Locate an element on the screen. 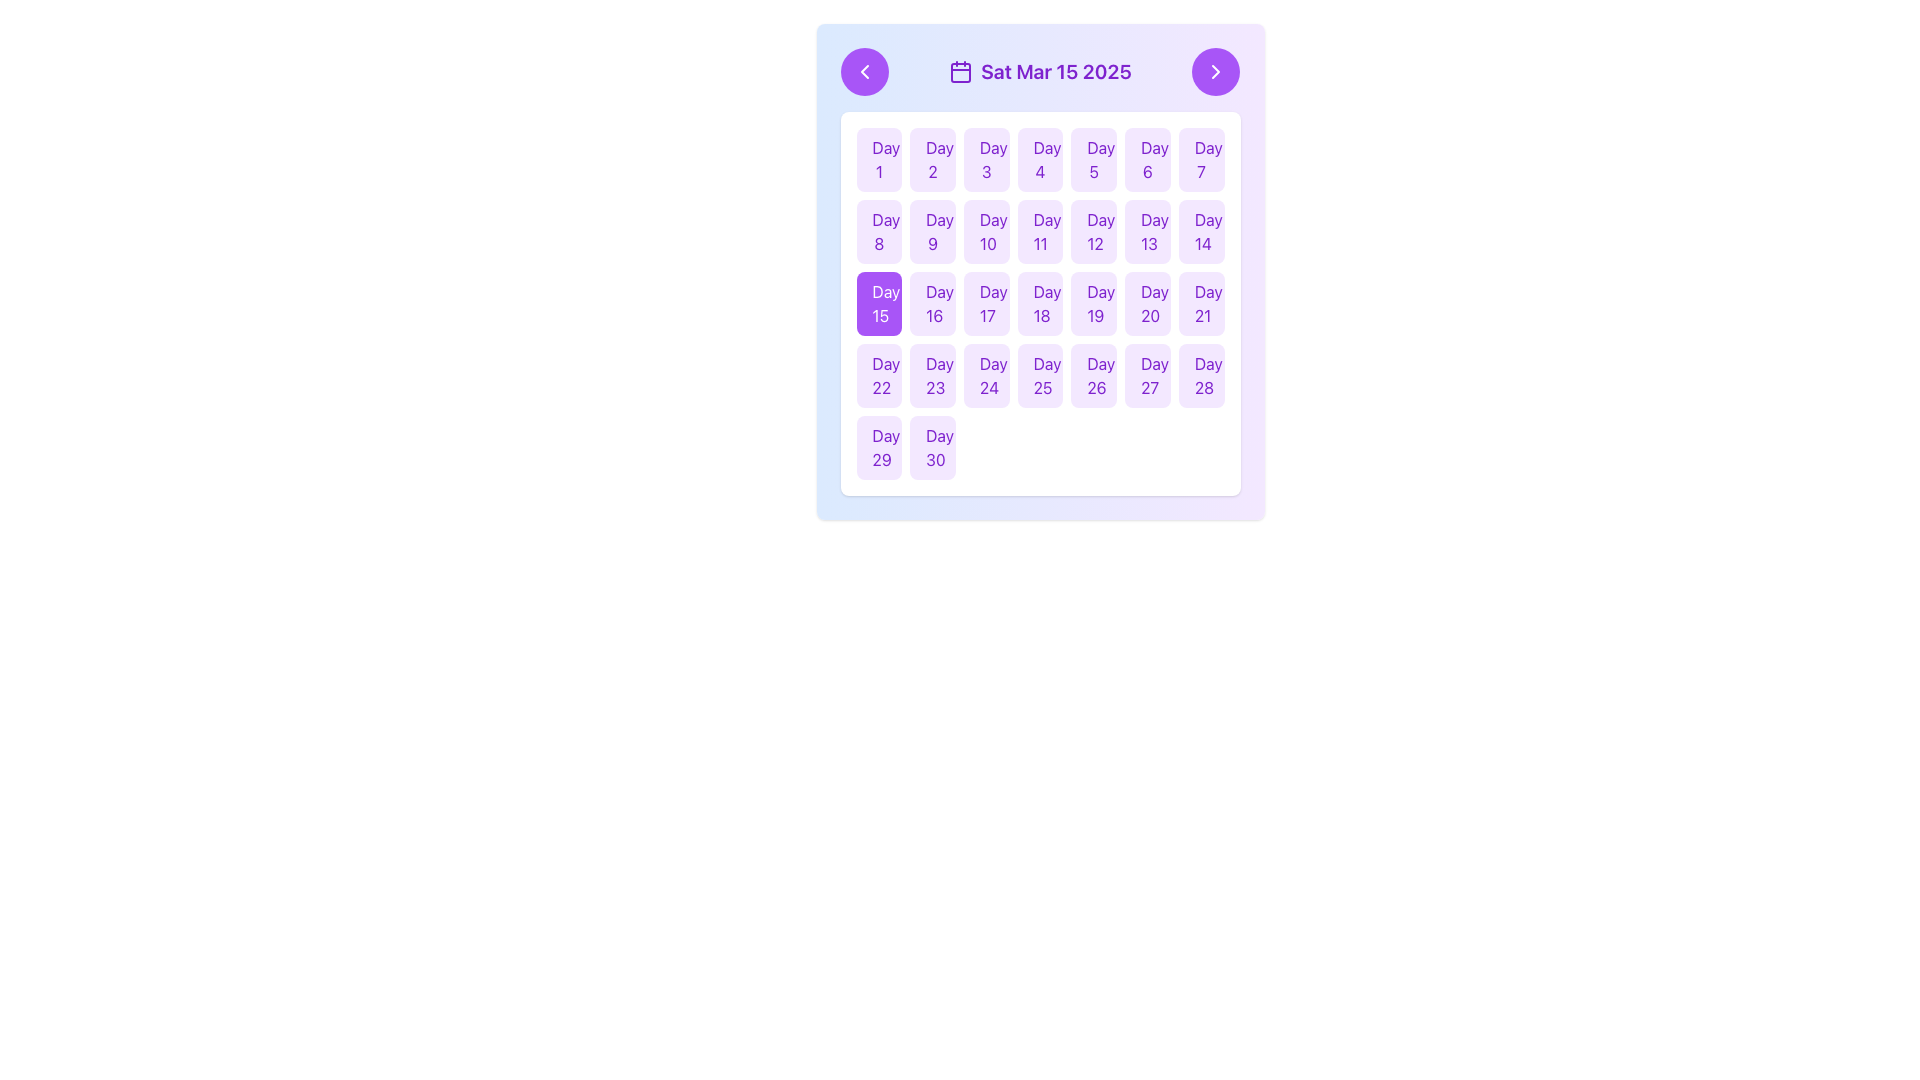  the vibrant purple circular button with a white leftward arrow is located at coordinates (864, 71).